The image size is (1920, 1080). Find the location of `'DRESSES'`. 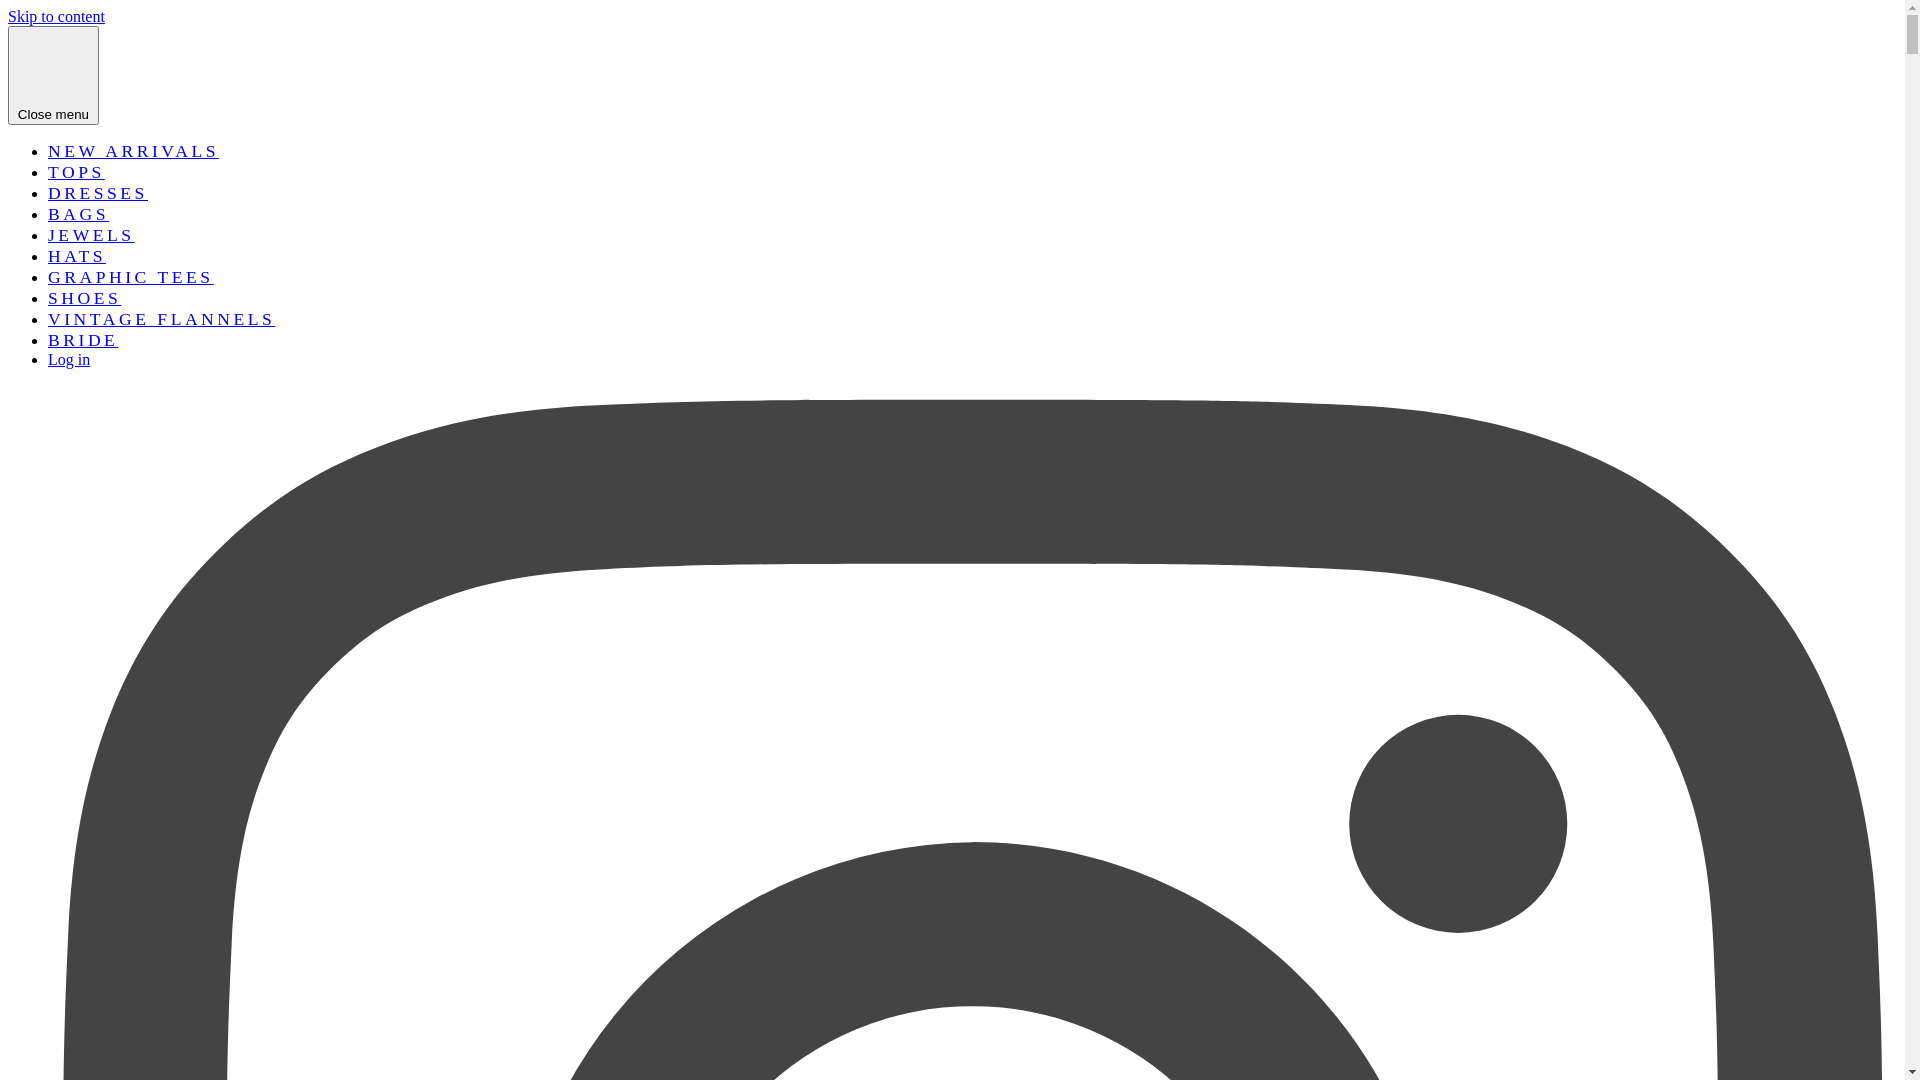

'DRESSES' is located at coordinates (96, 192).